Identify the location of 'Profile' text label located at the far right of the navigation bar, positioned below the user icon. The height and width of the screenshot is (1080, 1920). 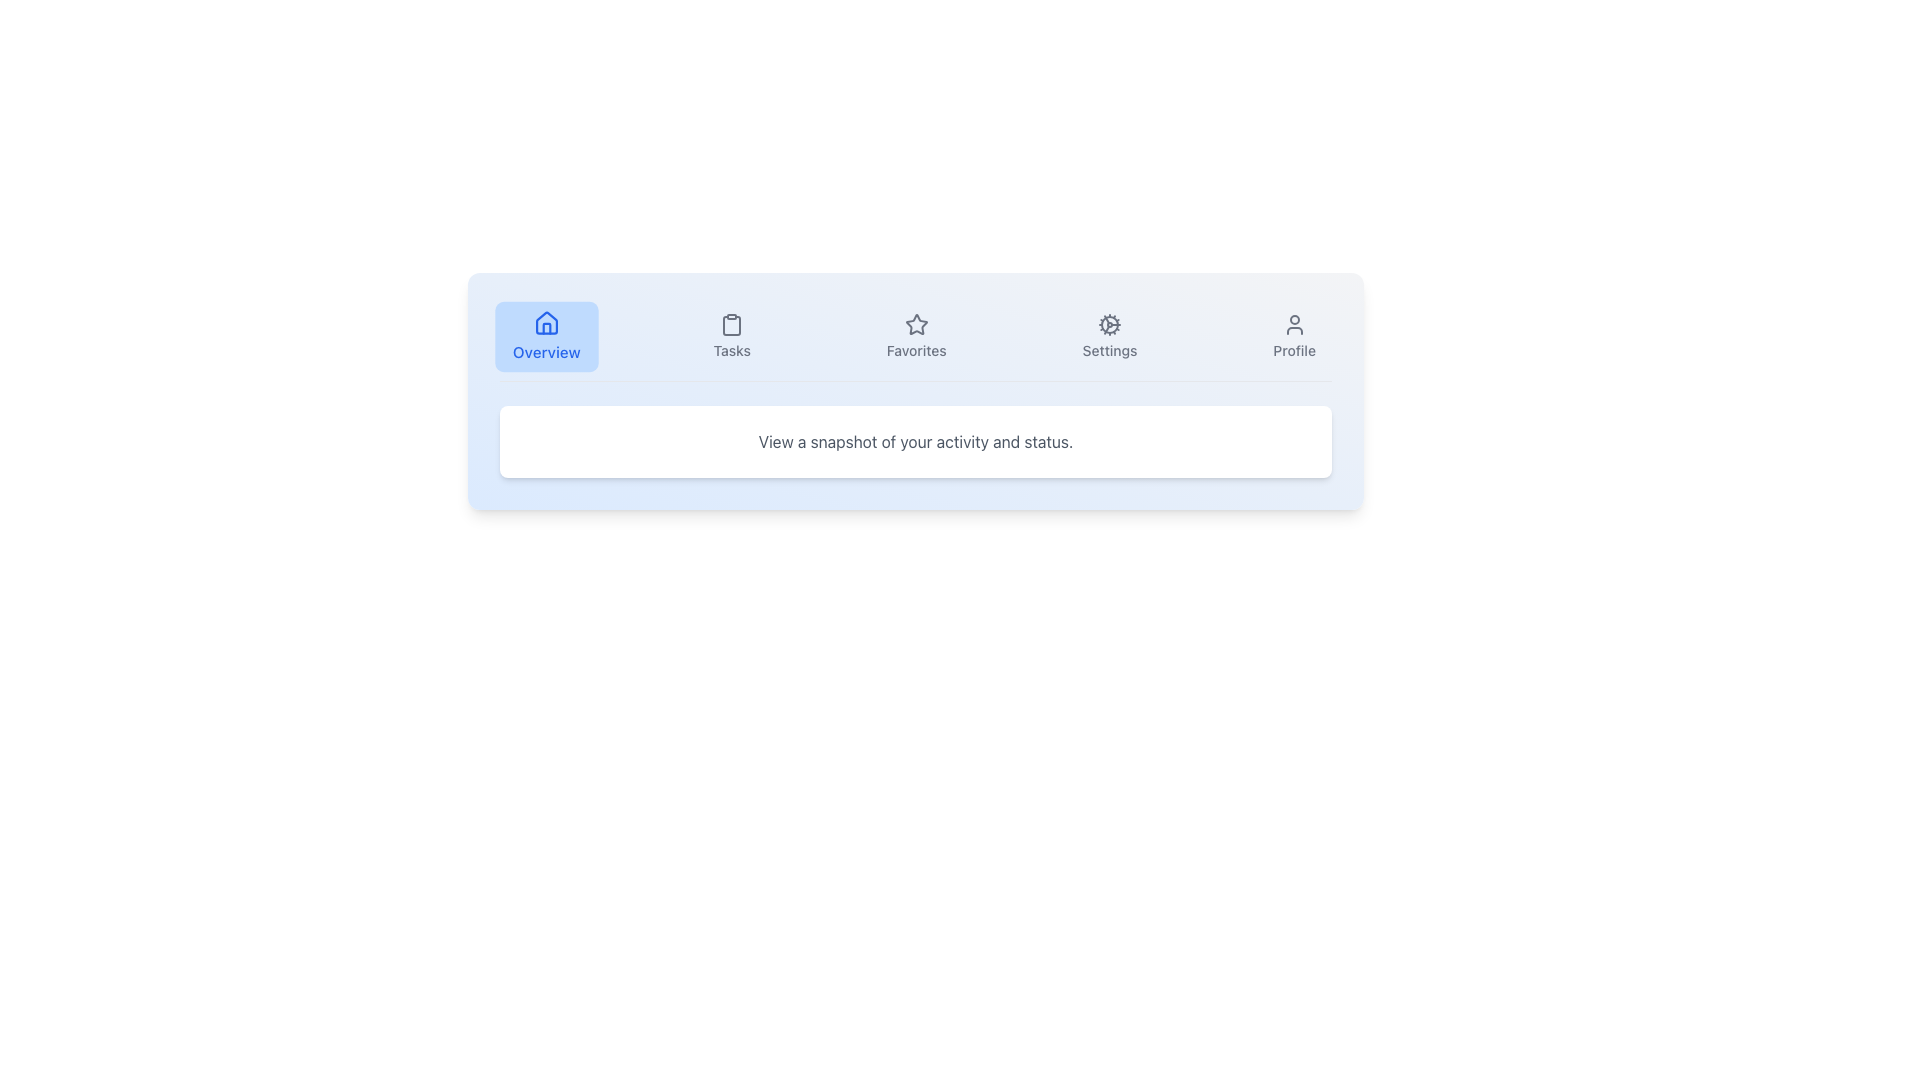
(1294, 350).